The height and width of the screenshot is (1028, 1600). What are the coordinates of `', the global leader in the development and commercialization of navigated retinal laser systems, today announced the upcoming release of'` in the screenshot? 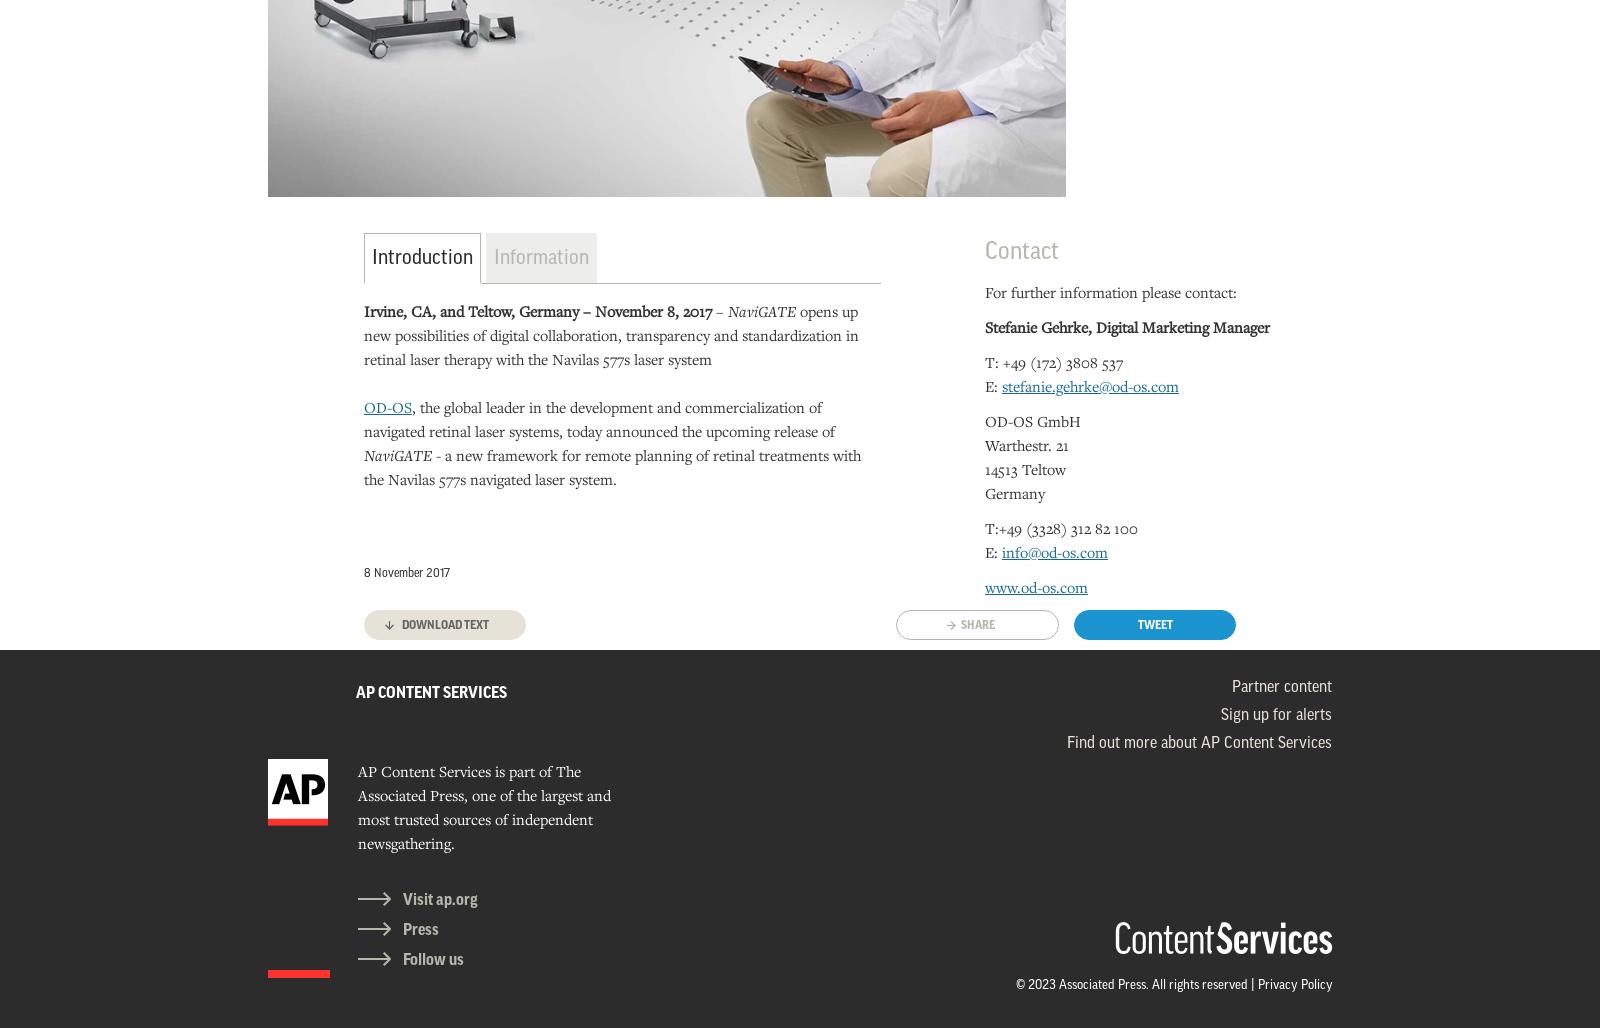 It's located at (363, 417).